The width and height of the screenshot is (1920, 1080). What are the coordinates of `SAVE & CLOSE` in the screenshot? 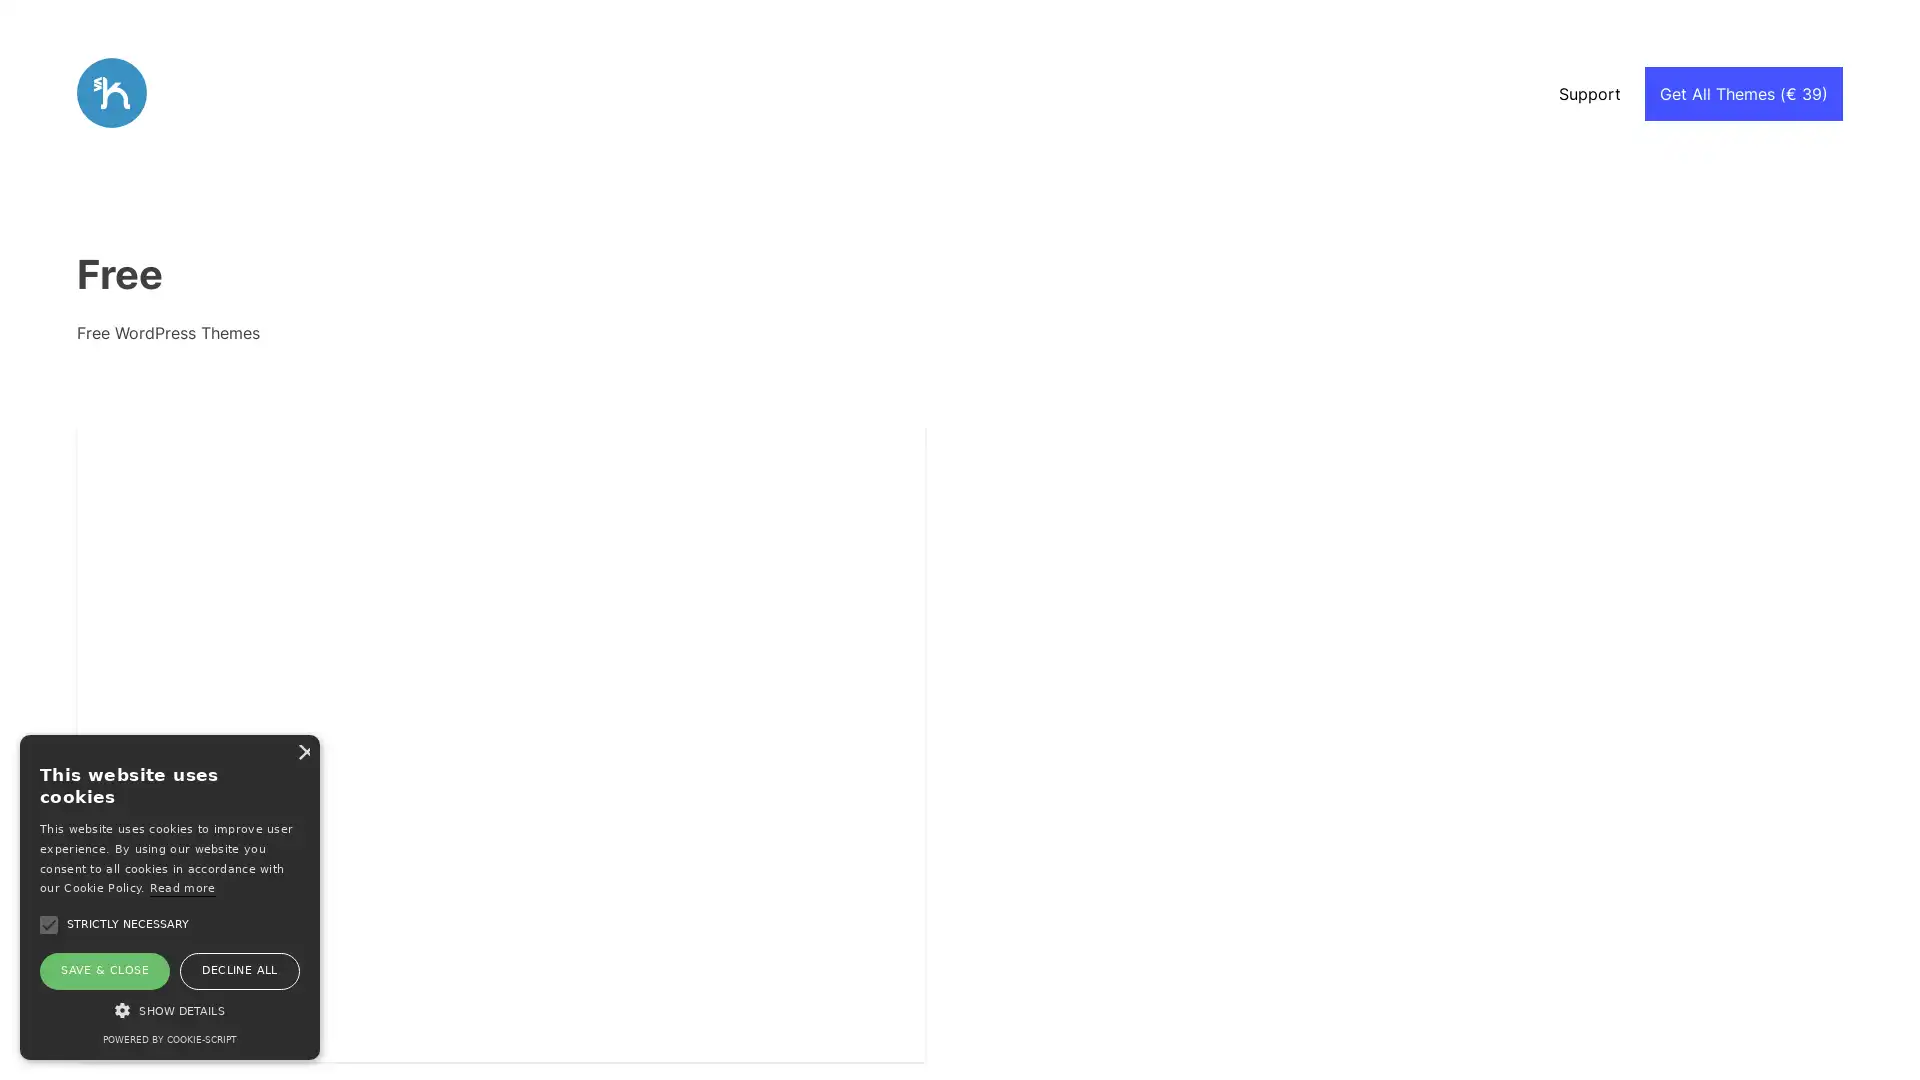 It's located at (104, 970).